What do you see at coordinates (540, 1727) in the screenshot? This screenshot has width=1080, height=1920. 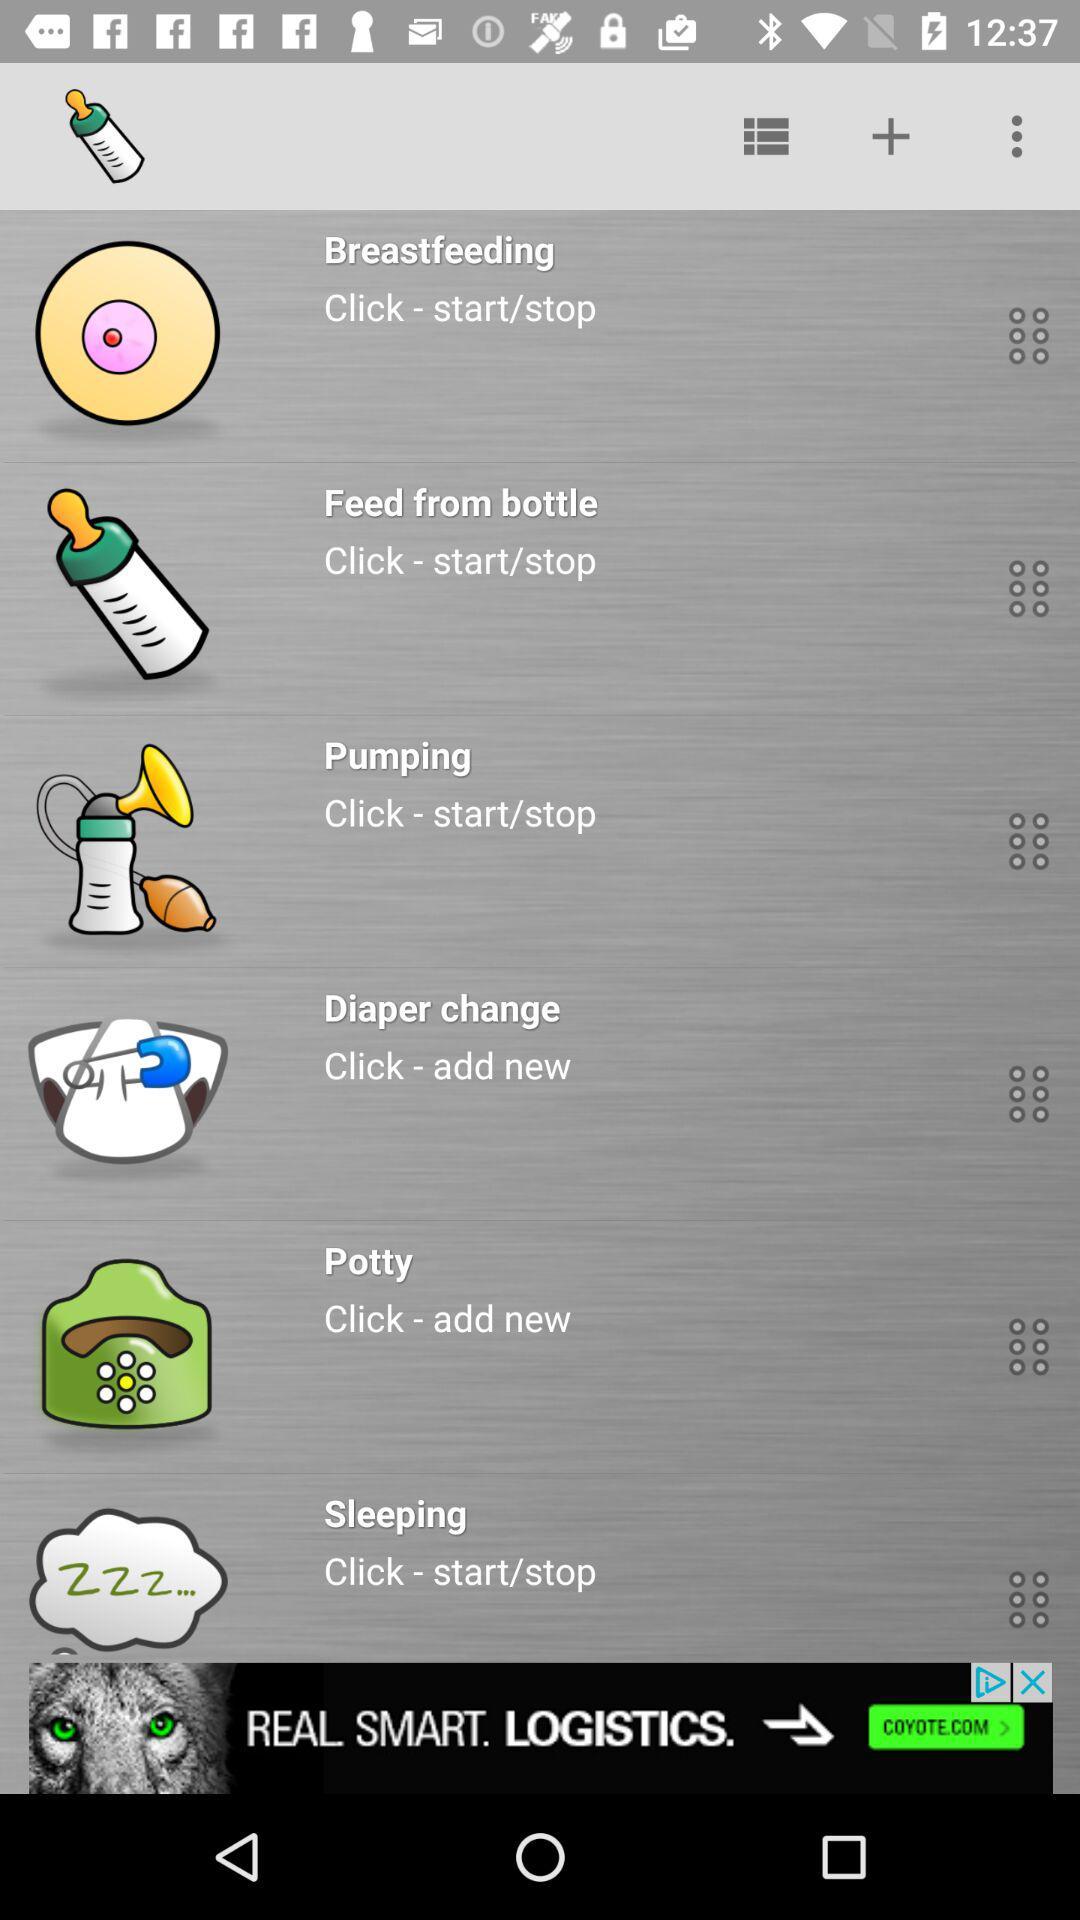 I see `advertisement click` at bounding box center [540, 1727].